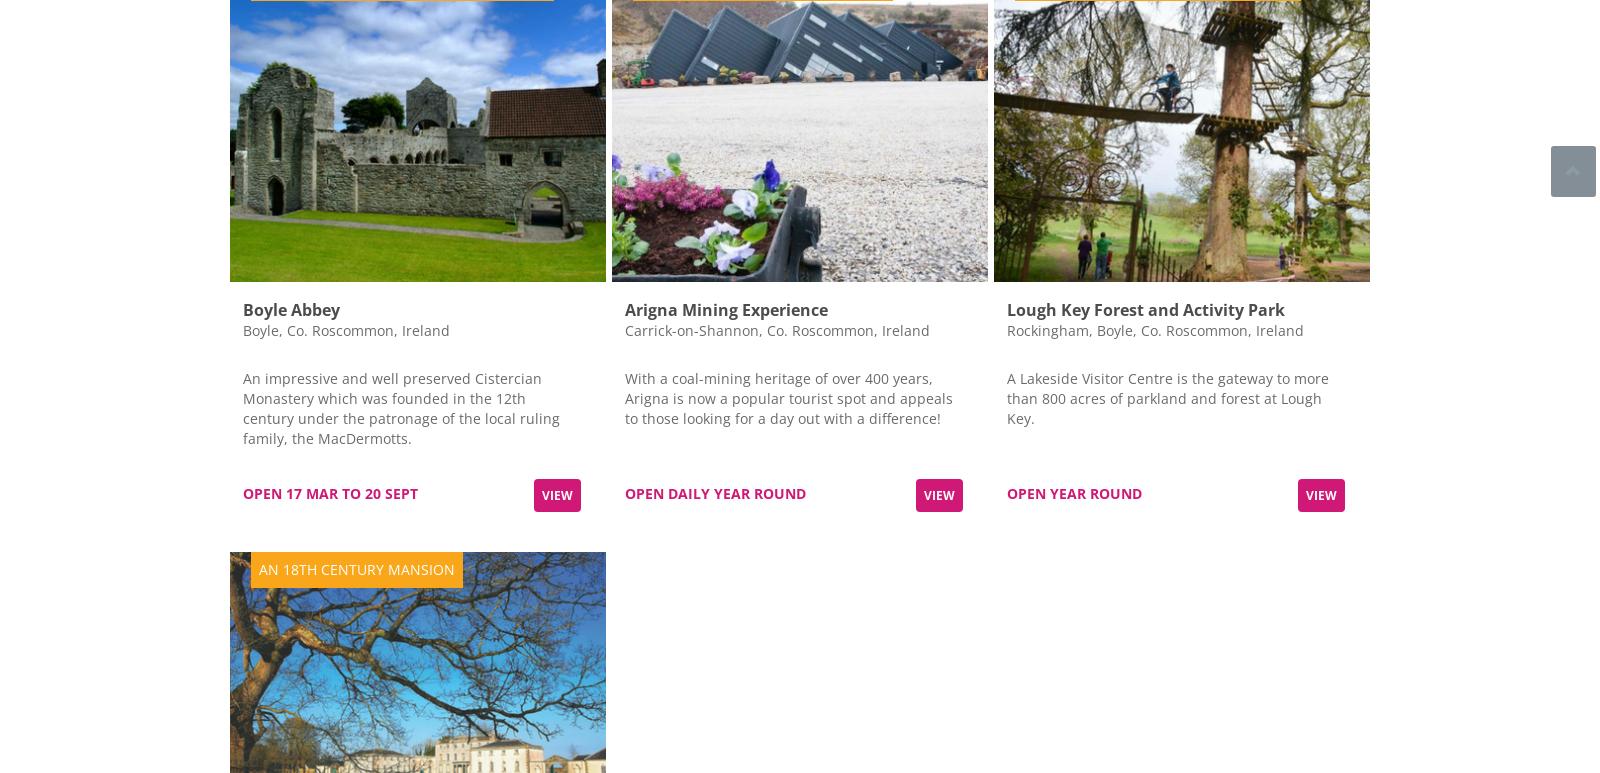 Image resolution: width=1600 pixels, height=773 pixels. What do you see at coordinates (1154, 329) in the screenshot?
I see `'Rockingham, Boyle, Co. Roscommon, Ireland'` at bounding box center [1154, 329].